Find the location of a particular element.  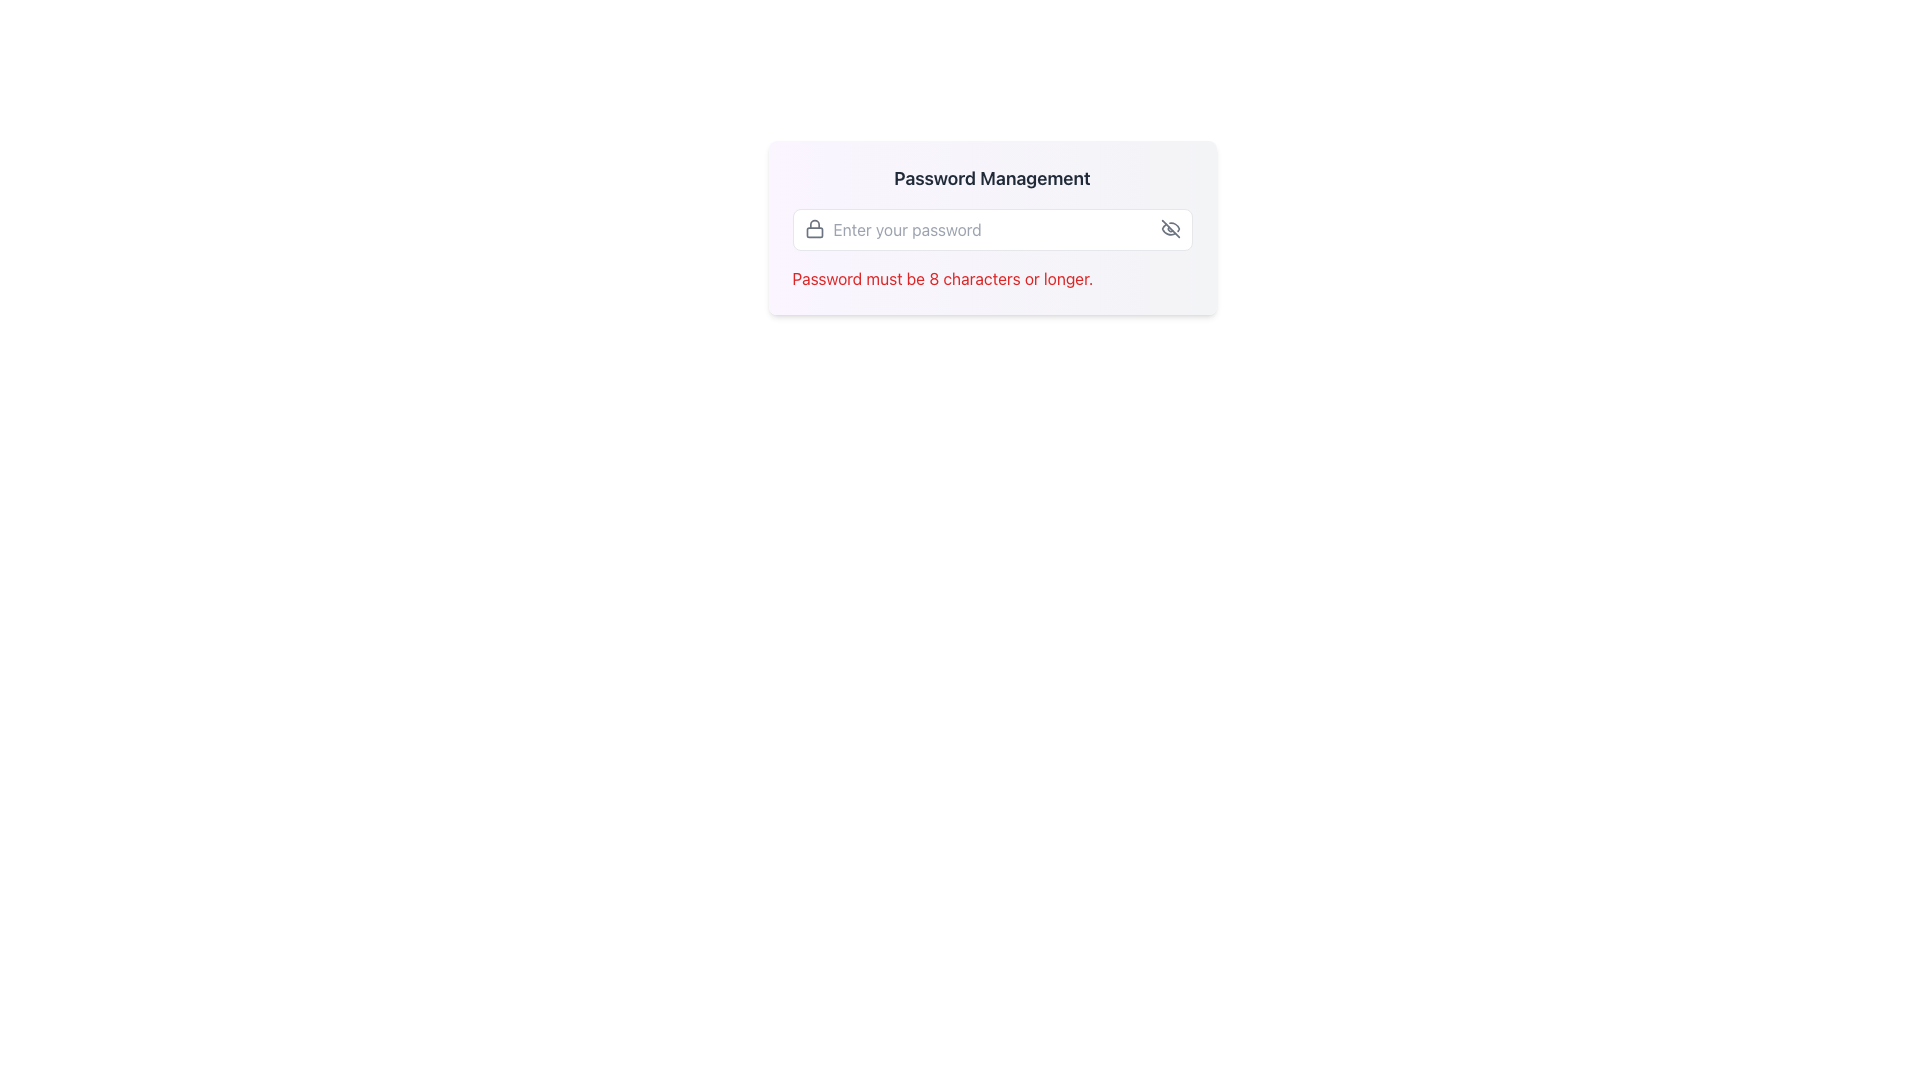

within the password input field of the password management widget to focus on it is located at coordinates (992, 226).